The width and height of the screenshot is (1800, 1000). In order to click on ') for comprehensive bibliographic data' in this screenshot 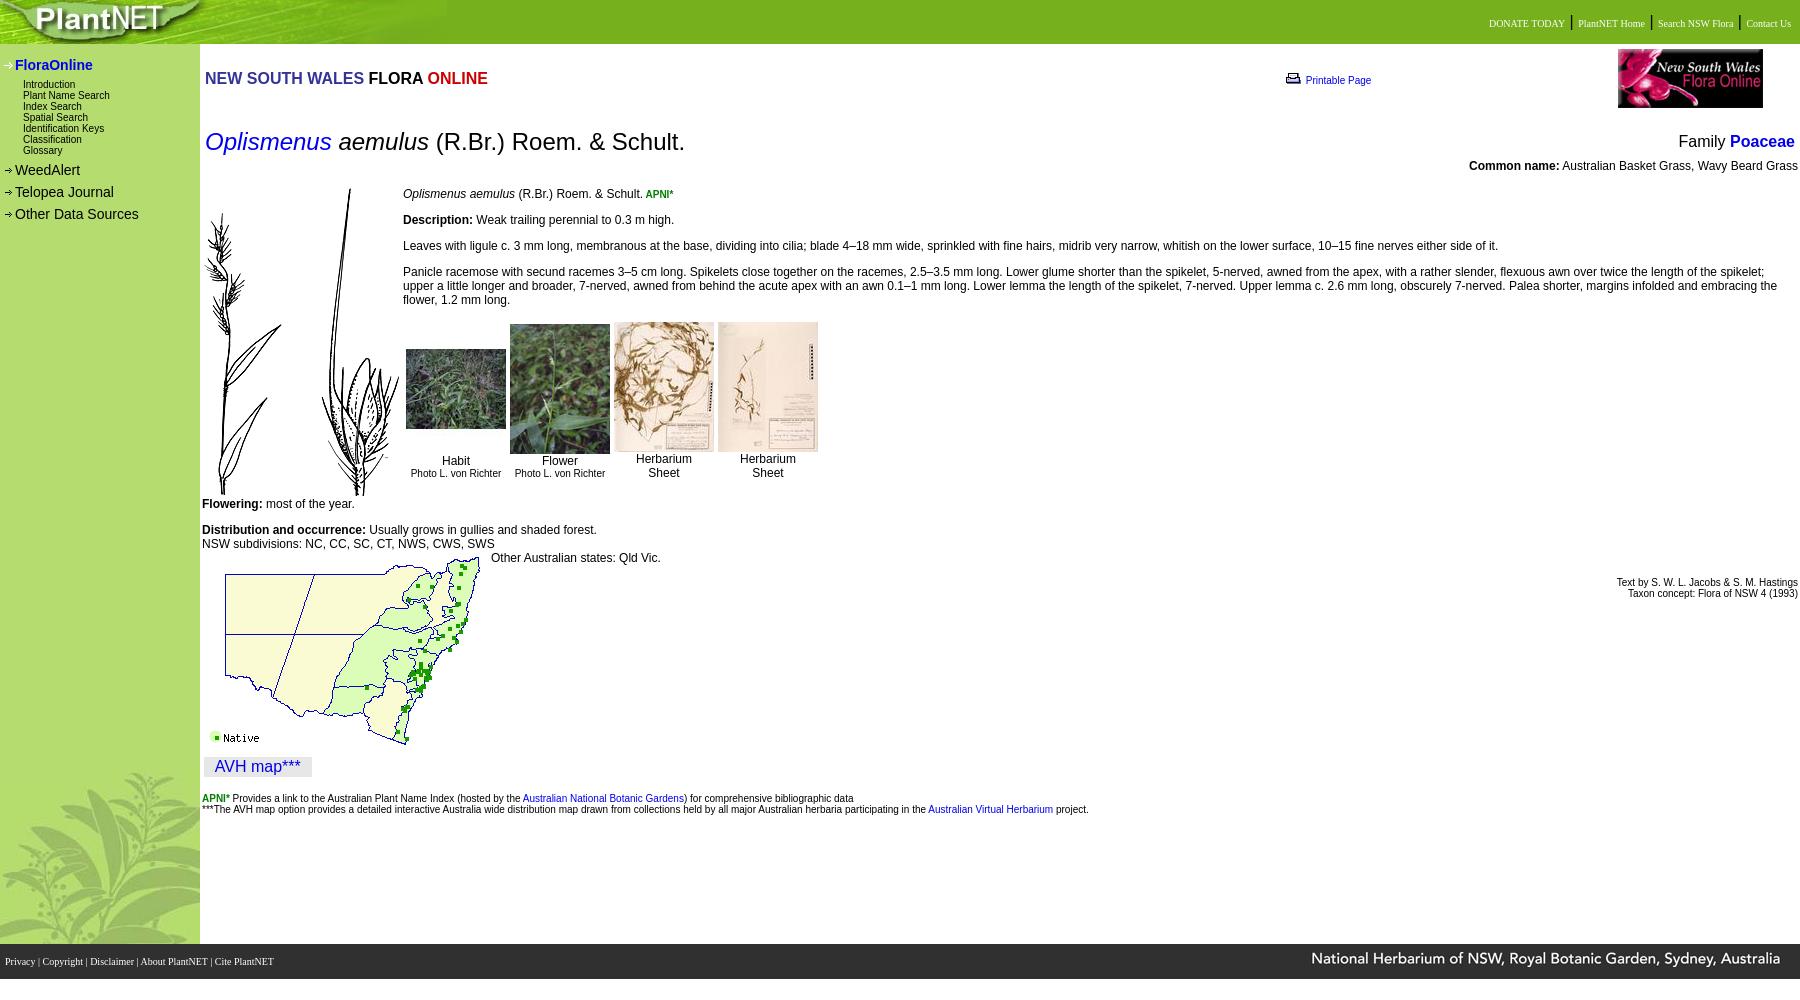, I will do `click(767, 798)`.